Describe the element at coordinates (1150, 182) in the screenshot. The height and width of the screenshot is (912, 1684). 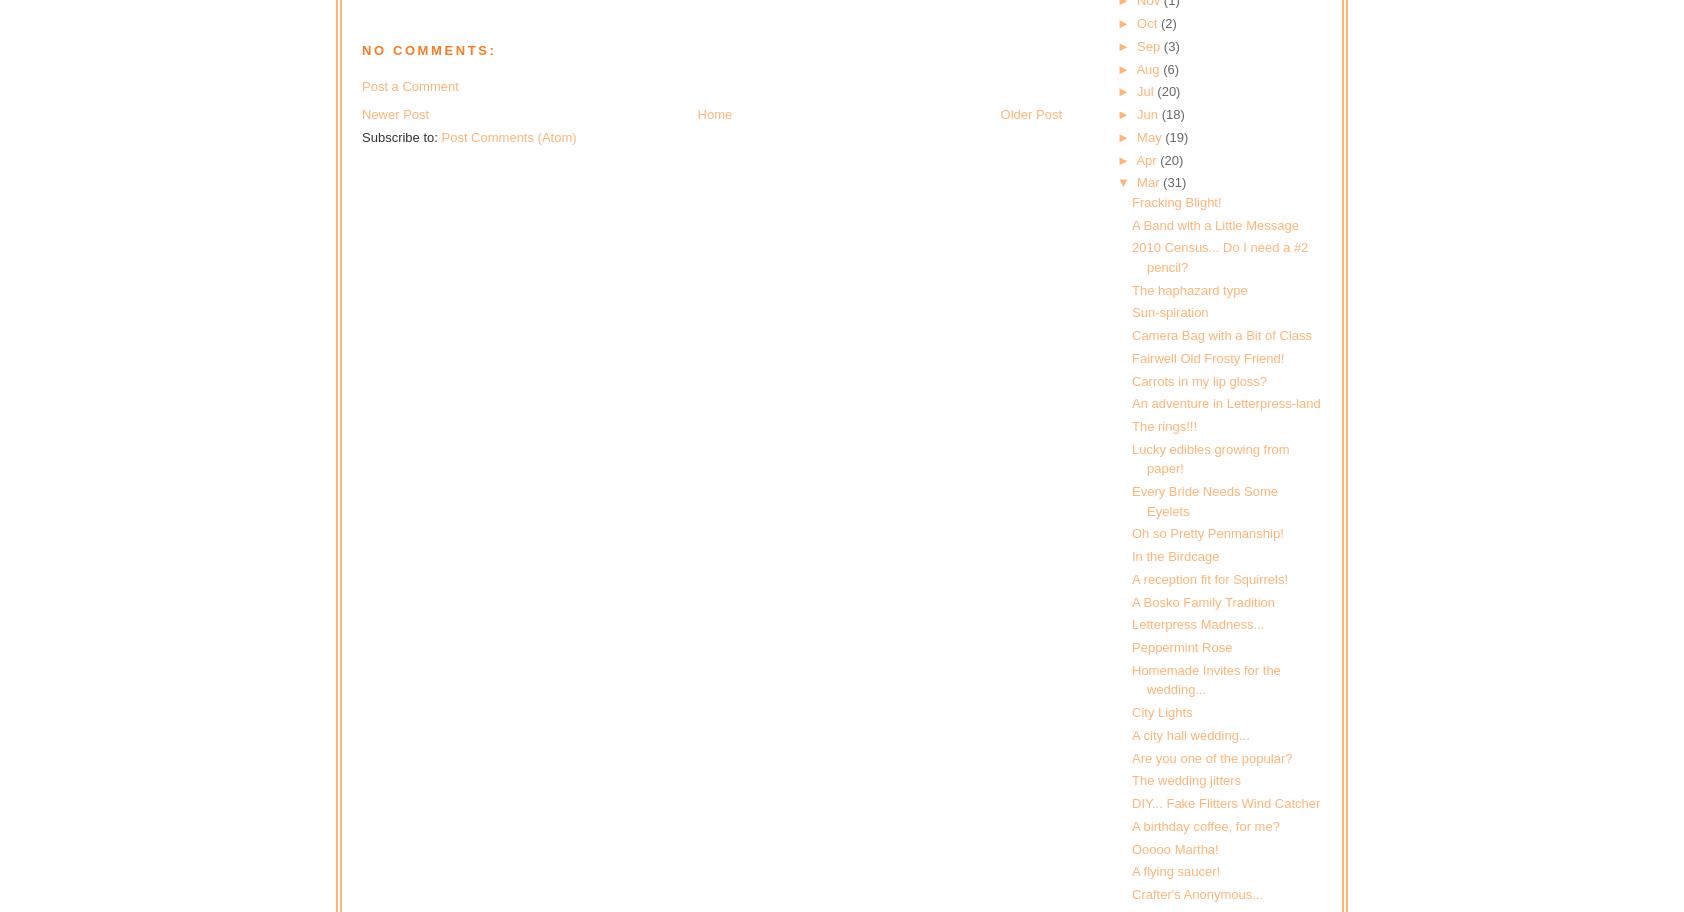
I see `'Mar'` at that location.